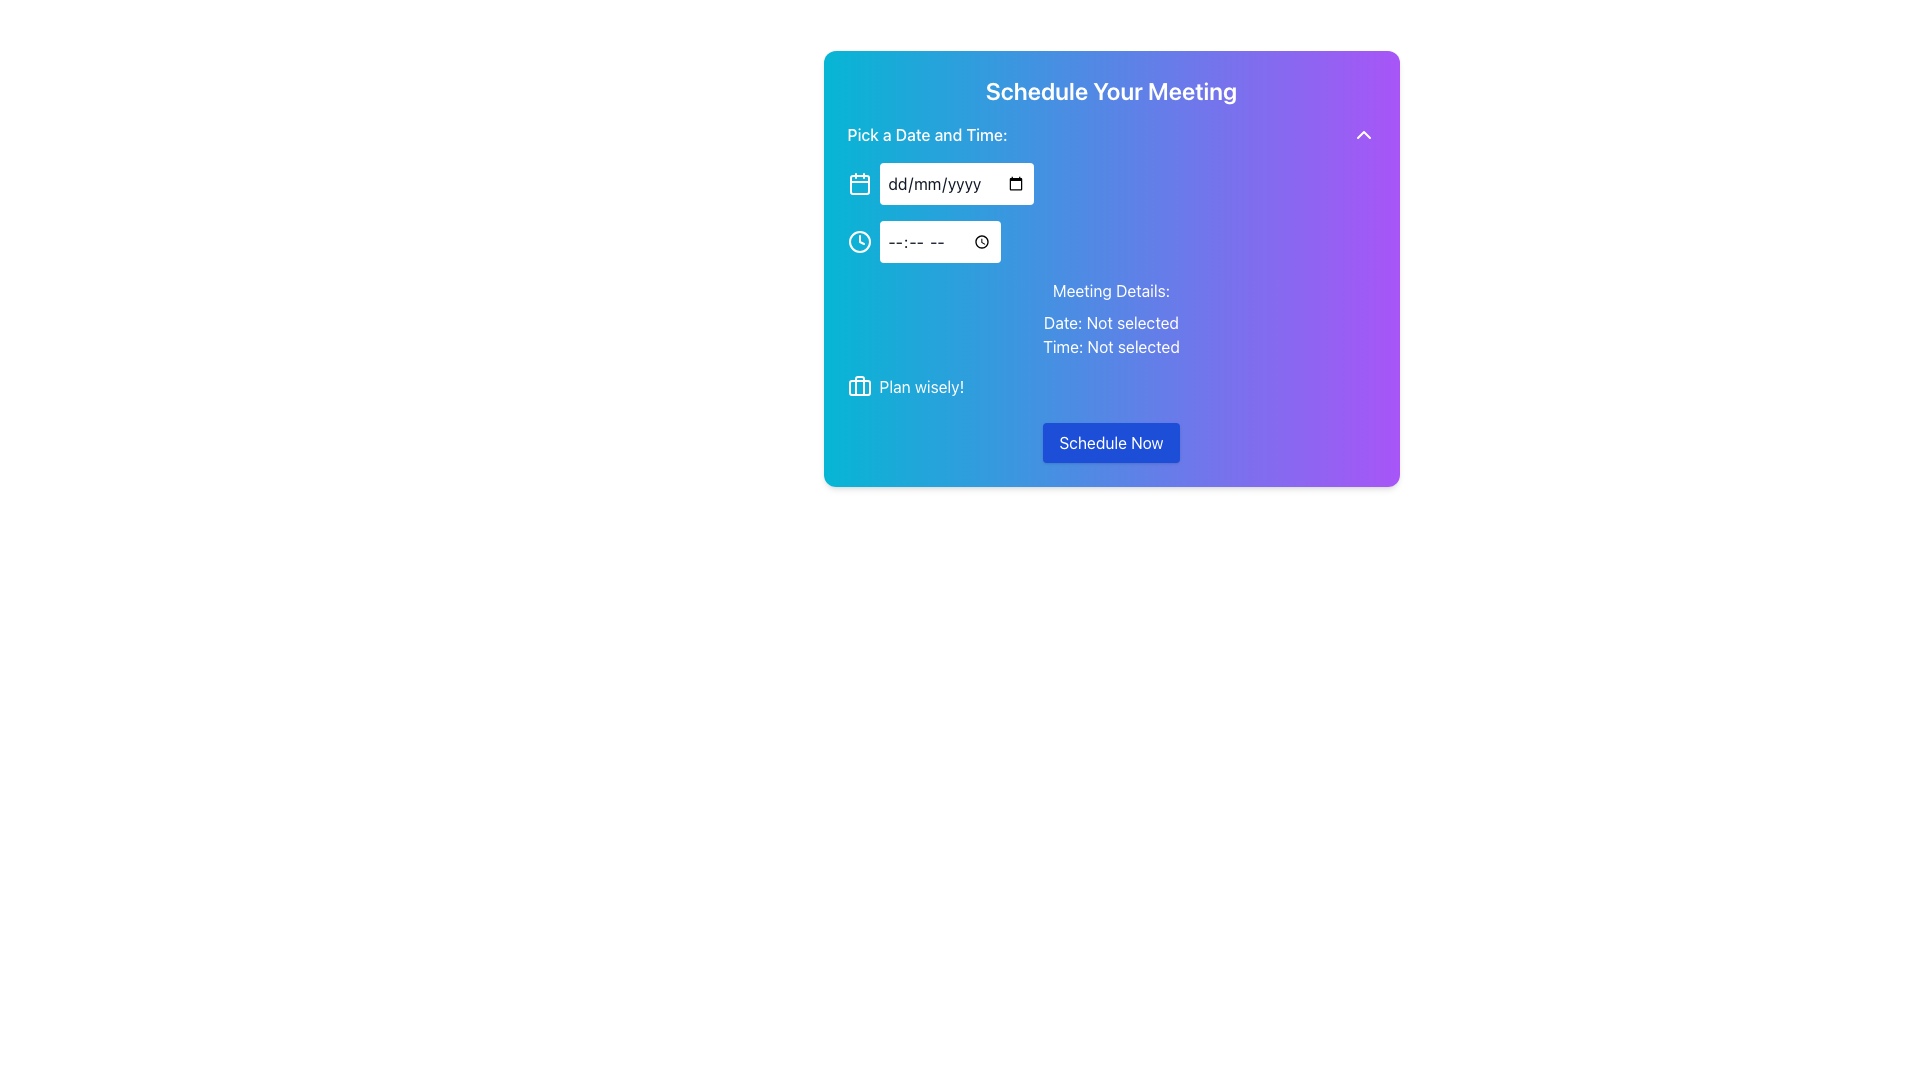 The width and height of the screenshot is (1920, 1080). What do you see at coordinates (926, 135) in the screenshot?
I see `the text label that instructs the user to pick a date and time, located in the top left corner of the 'Schedule Your Meeting' card, above the date-picker field` at bounding box center [926, 135].